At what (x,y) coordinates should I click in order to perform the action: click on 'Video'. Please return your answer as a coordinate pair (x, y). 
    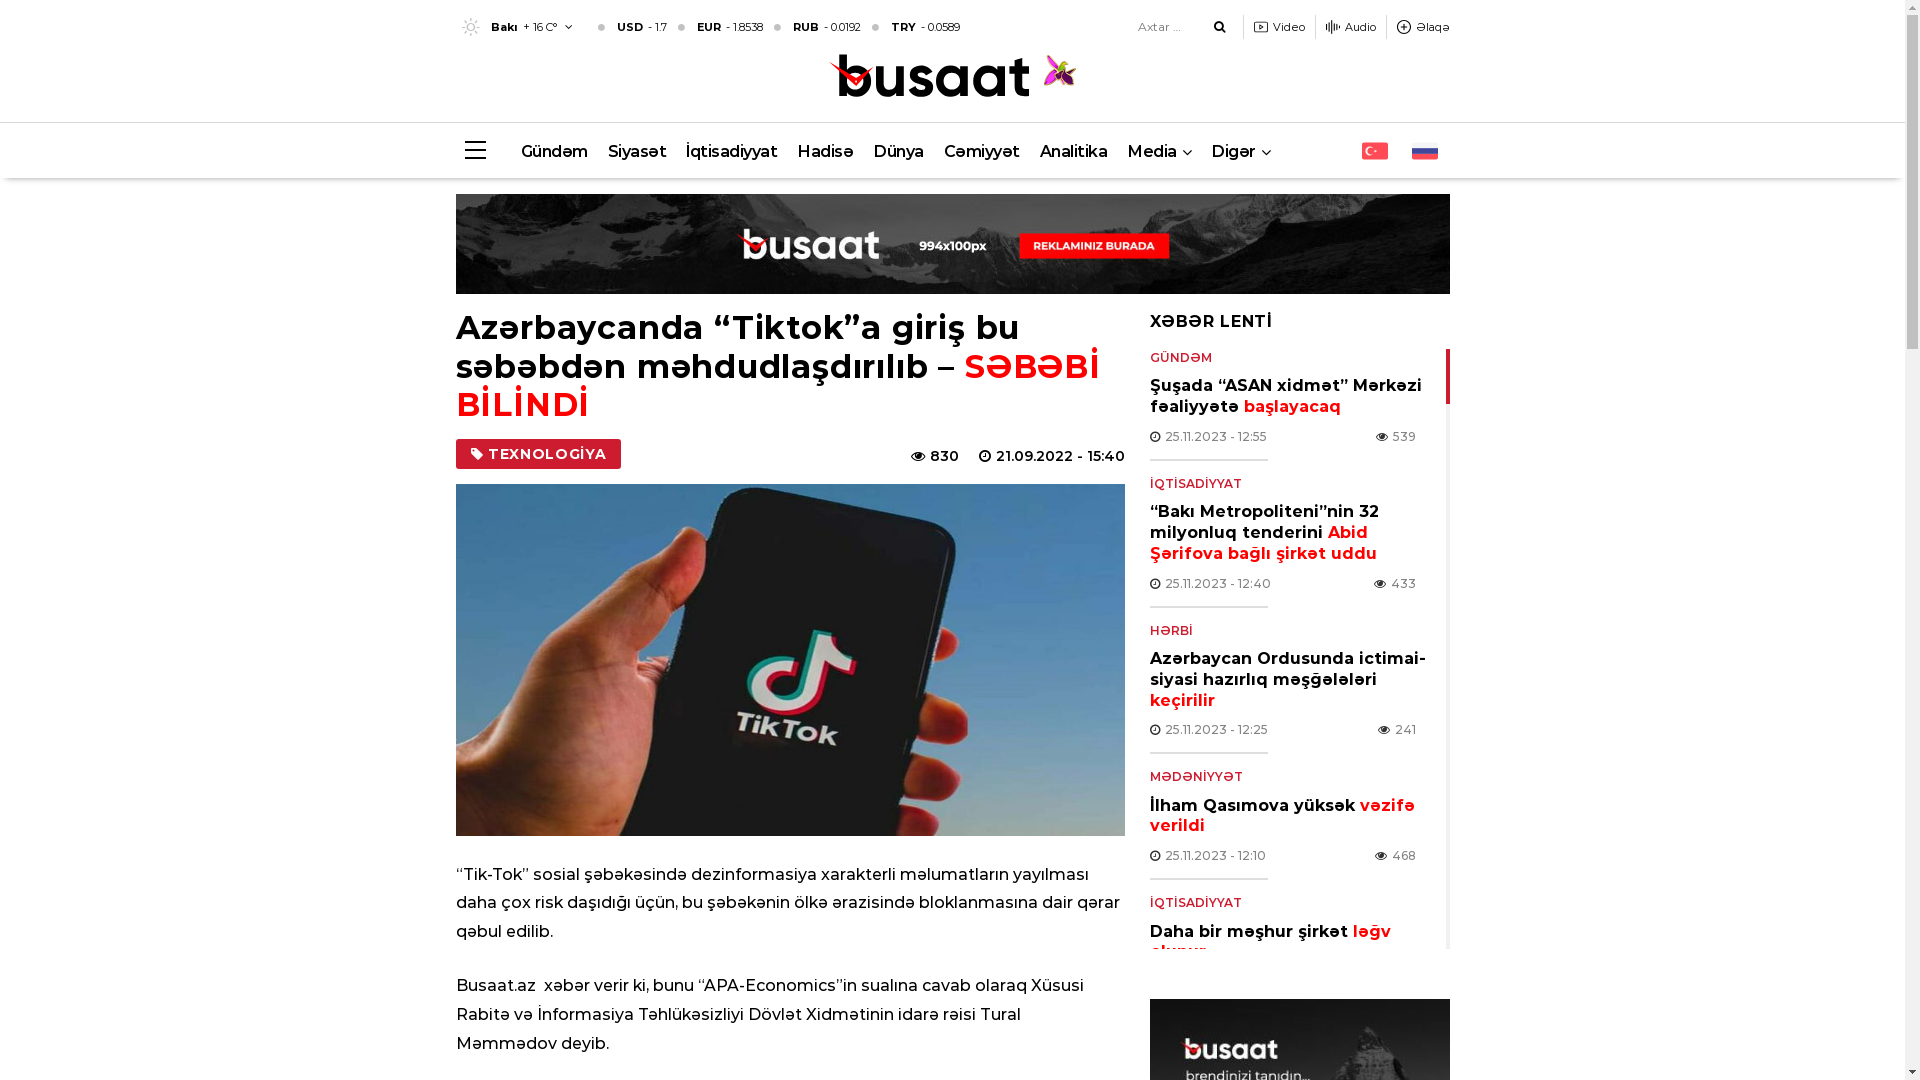
    Looking at the image, I should click on (1252, 27).